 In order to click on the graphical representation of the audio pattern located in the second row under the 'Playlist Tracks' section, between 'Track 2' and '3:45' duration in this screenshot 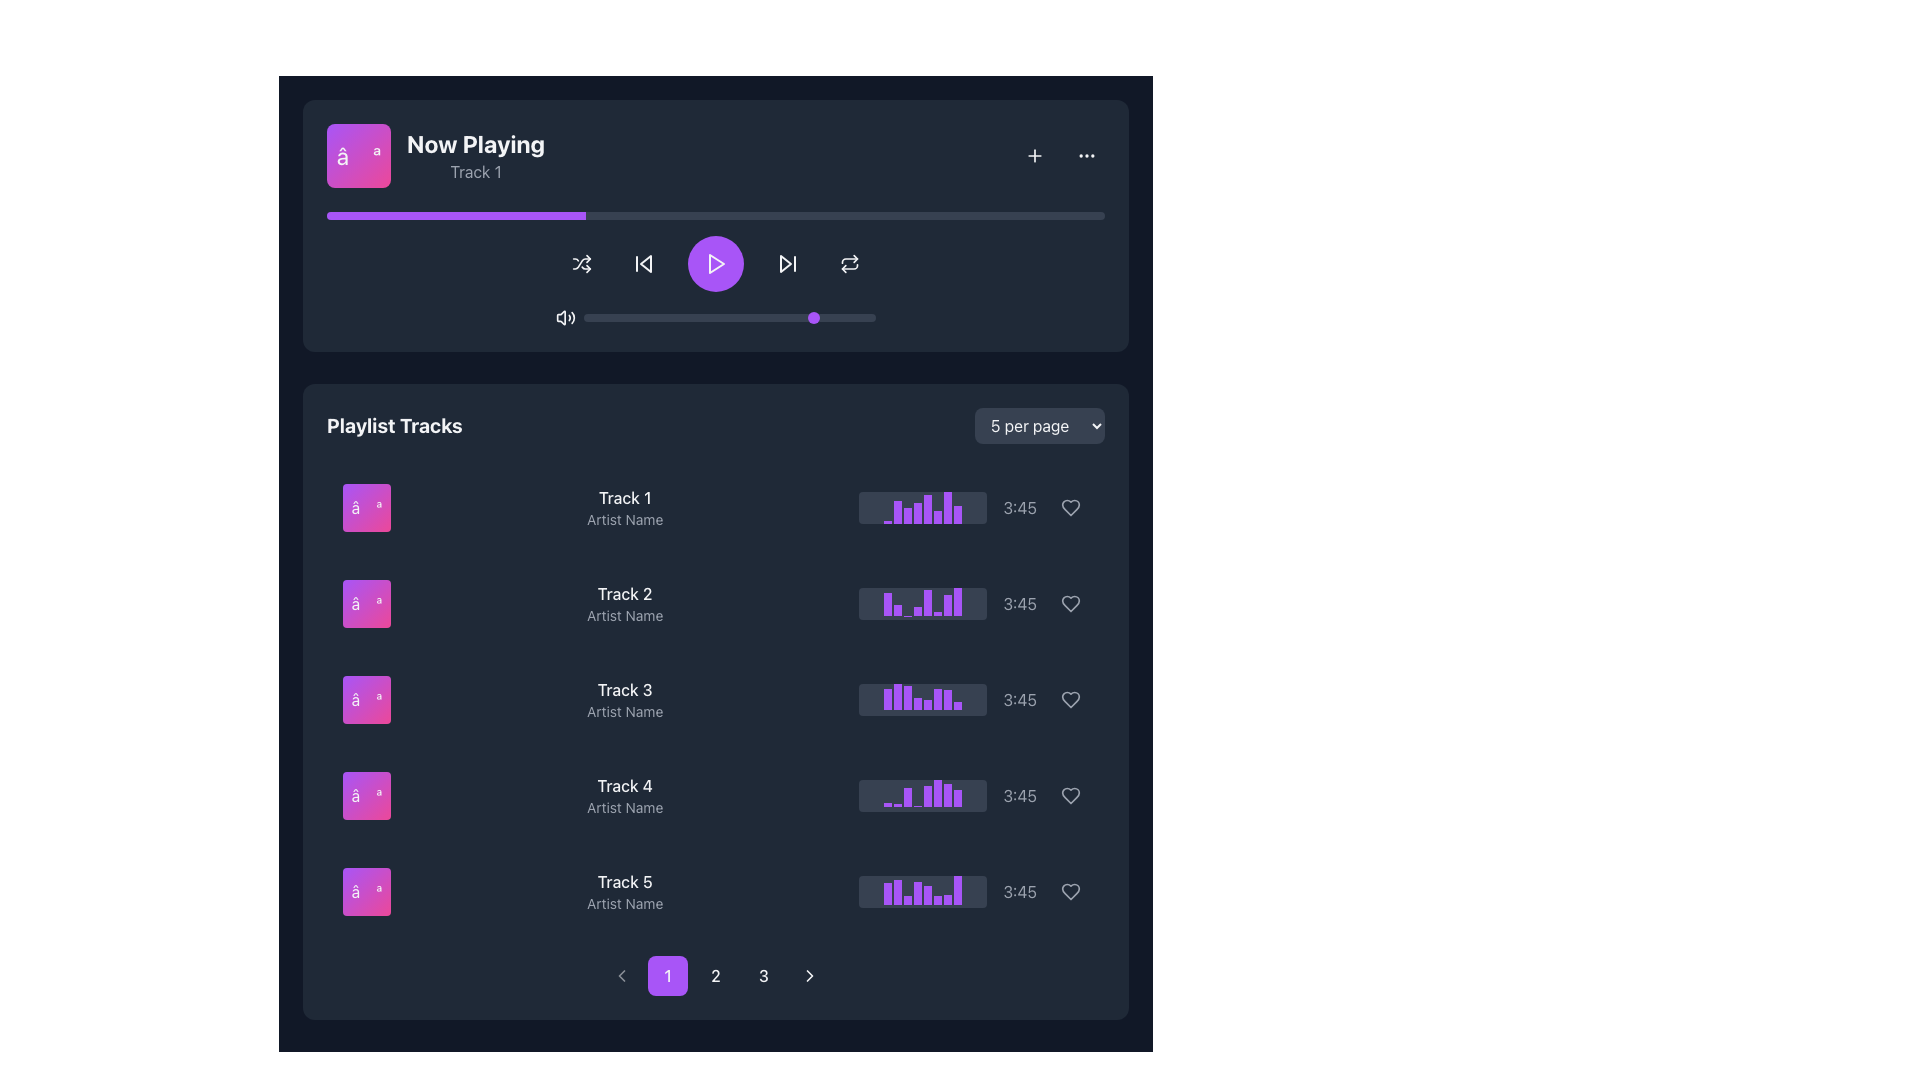, I will do `click(922, 603)`.